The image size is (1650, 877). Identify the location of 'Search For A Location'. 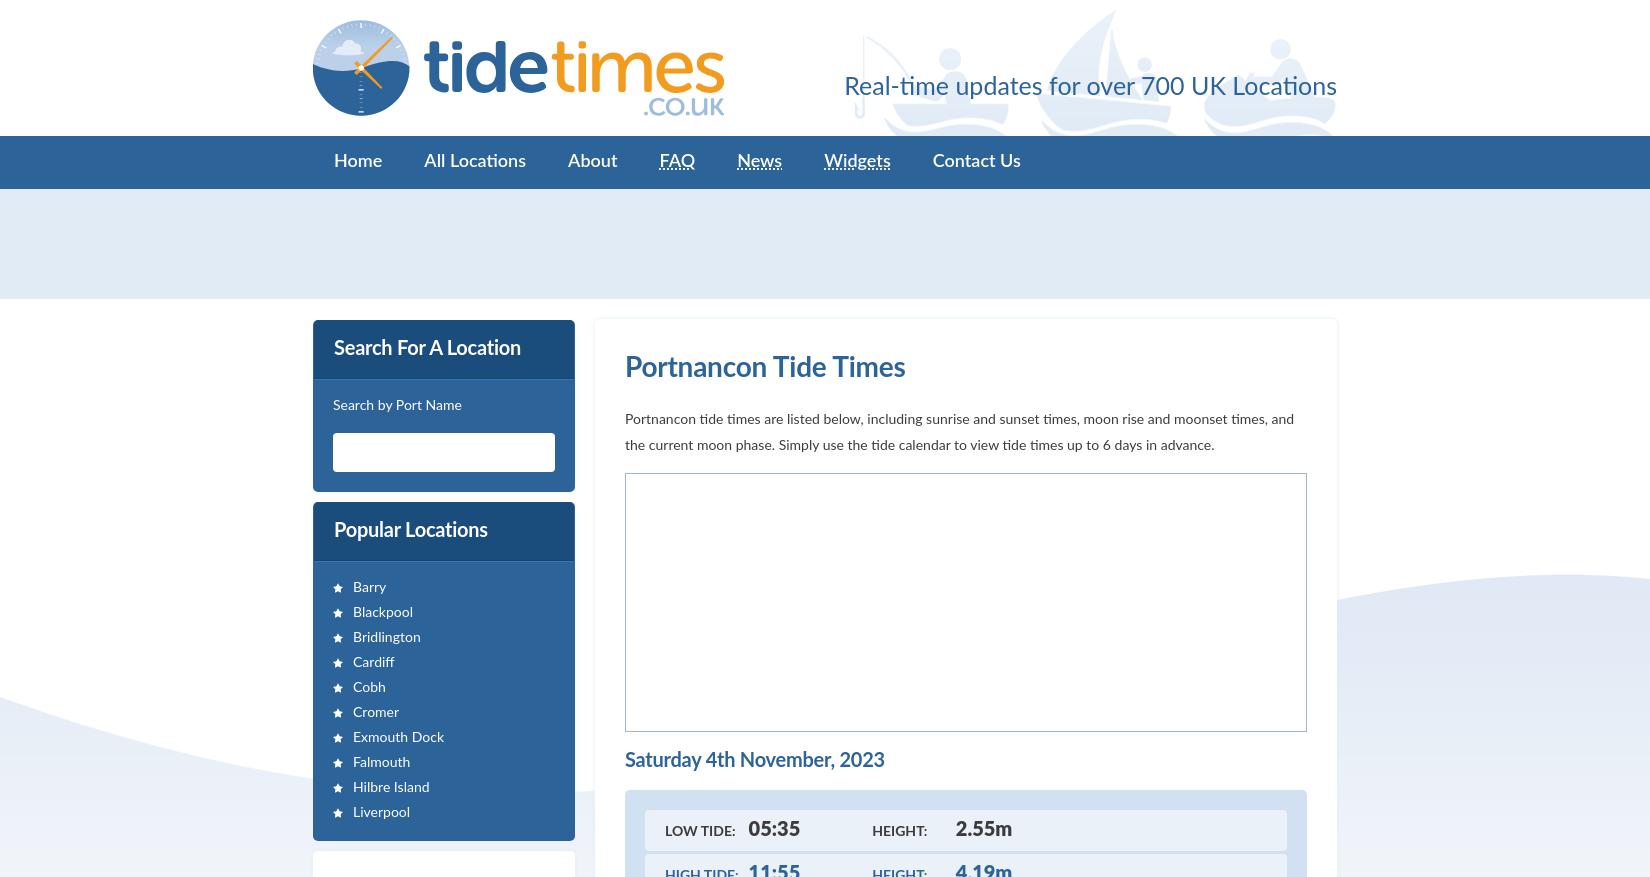
(426, 348).